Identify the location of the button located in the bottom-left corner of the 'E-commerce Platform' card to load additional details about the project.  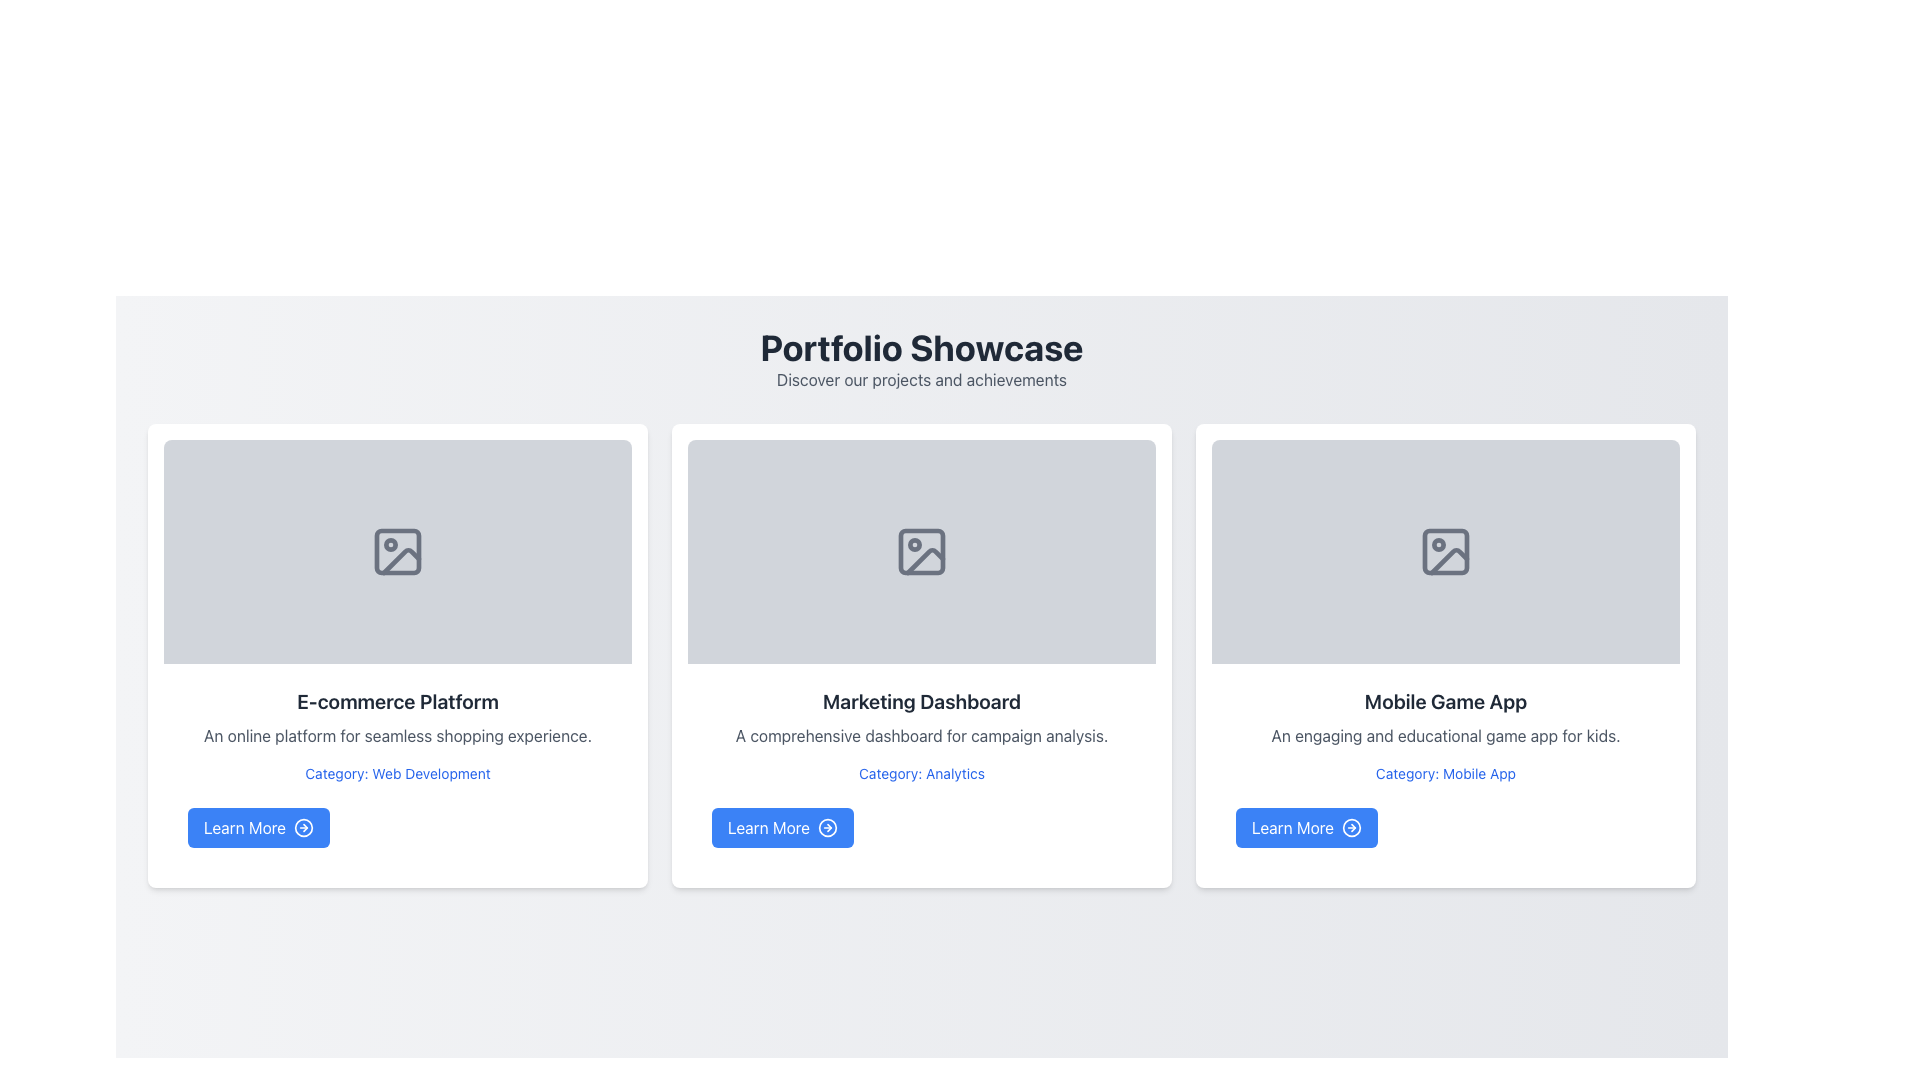
(258, 828).